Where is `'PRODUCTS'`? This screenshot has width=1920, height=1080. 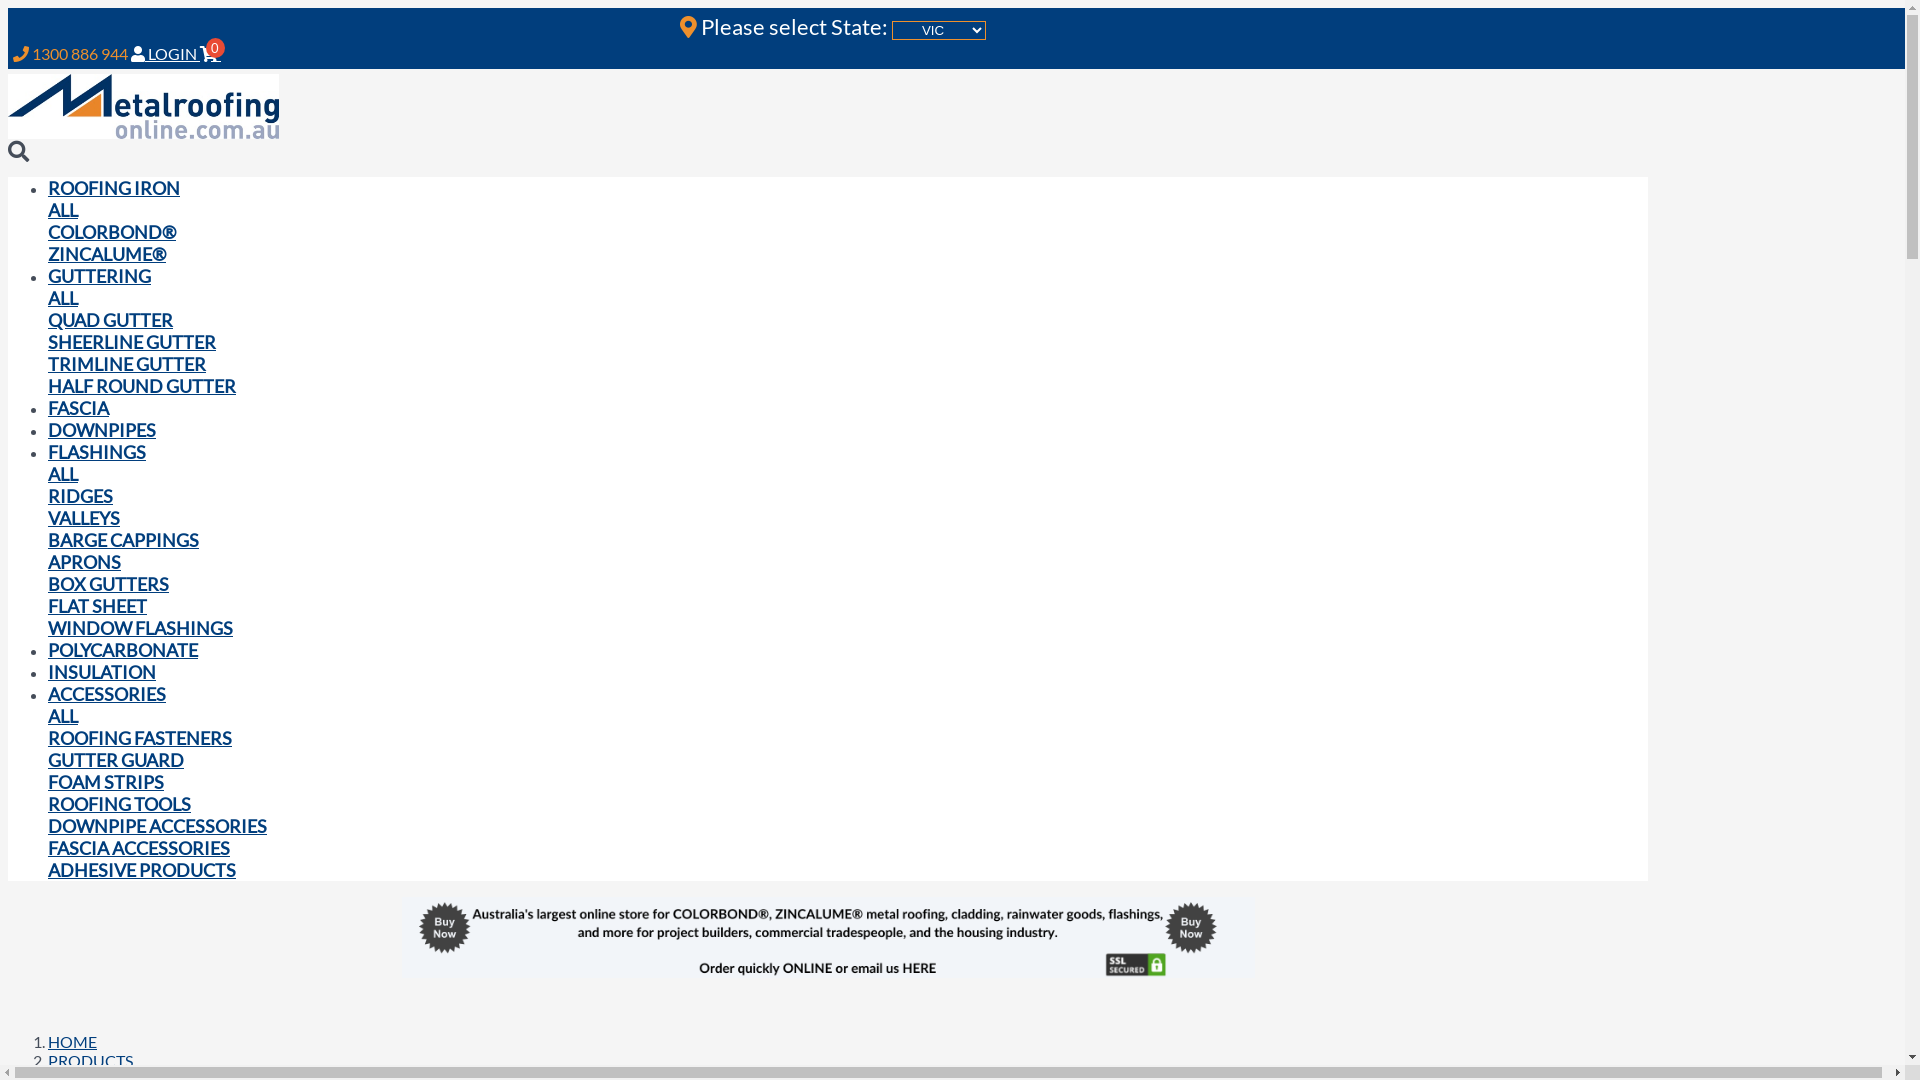
'PRODUCTS' is located at coordinates (89, 1059).